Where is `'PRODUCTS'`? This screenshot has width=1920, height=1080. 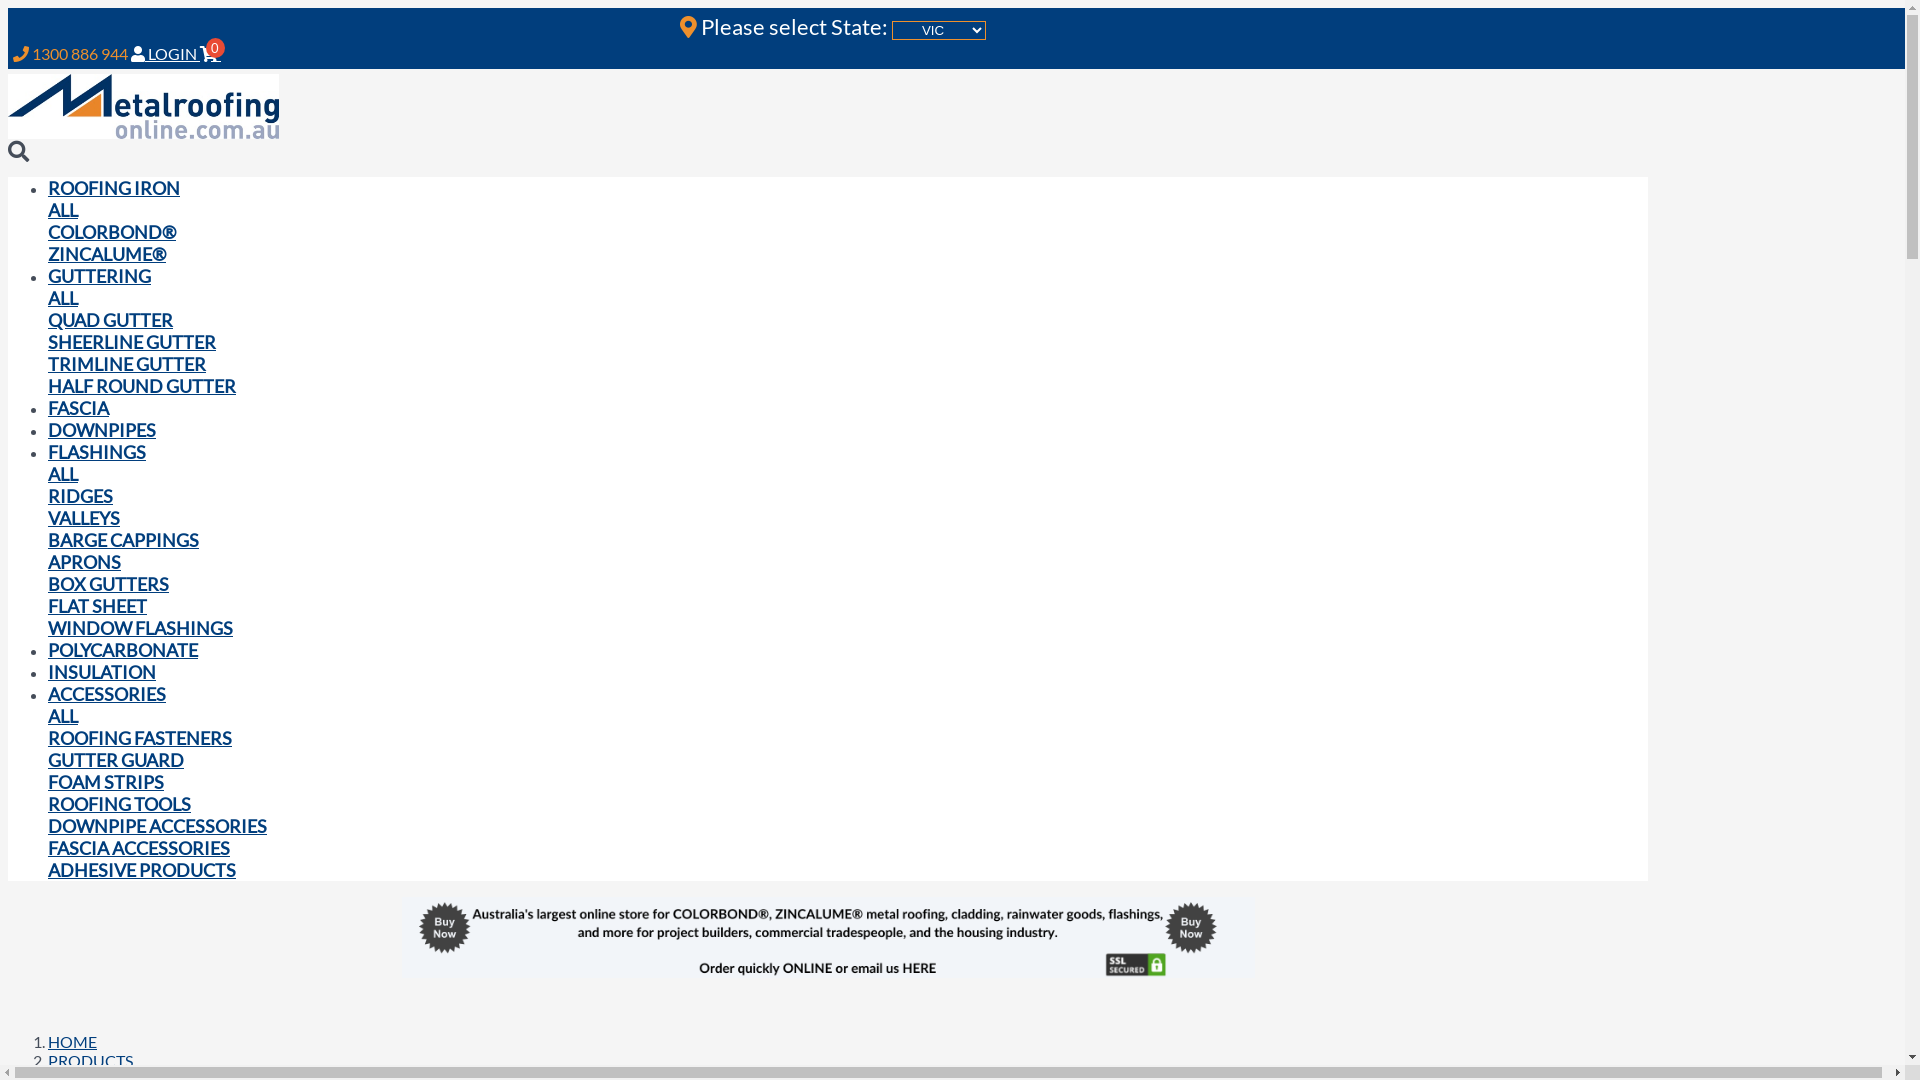
'PRODUCTS' is located at coordinates (89, 1059).